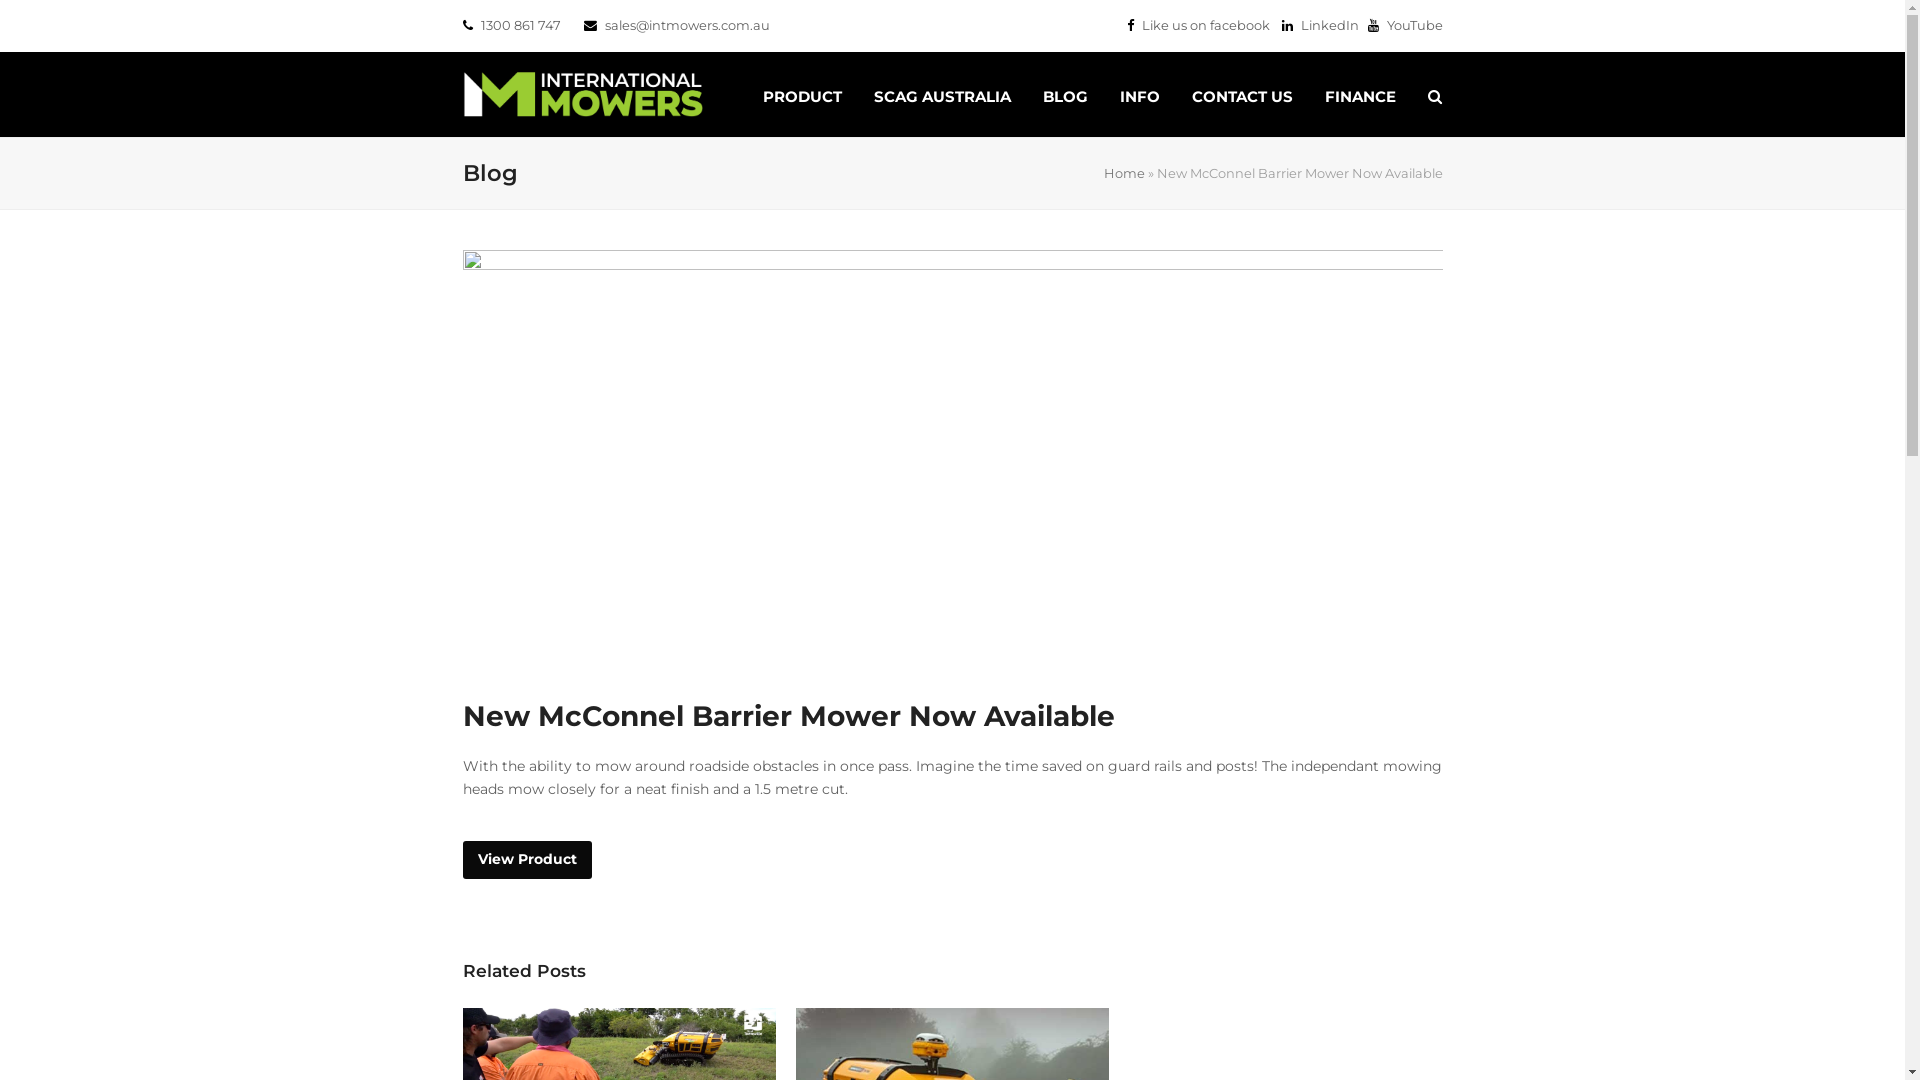 This screenshot has width=1920, height=1080. Describe the element at coordinates (941, 93) in the screenshot. I see `'SCAG AUSTRALIA'` at that location.